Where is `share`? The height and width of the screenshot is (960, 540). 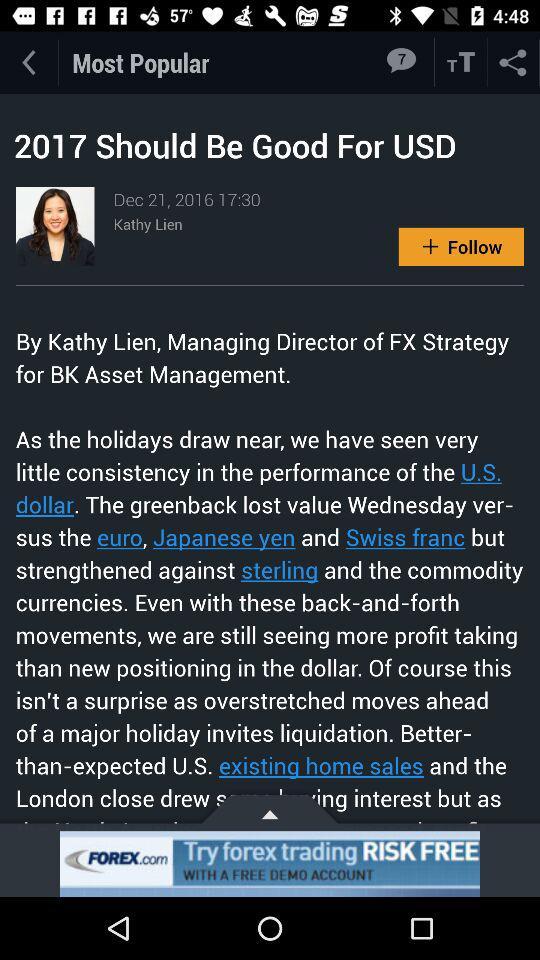 share is located at coordinates (513, 62).